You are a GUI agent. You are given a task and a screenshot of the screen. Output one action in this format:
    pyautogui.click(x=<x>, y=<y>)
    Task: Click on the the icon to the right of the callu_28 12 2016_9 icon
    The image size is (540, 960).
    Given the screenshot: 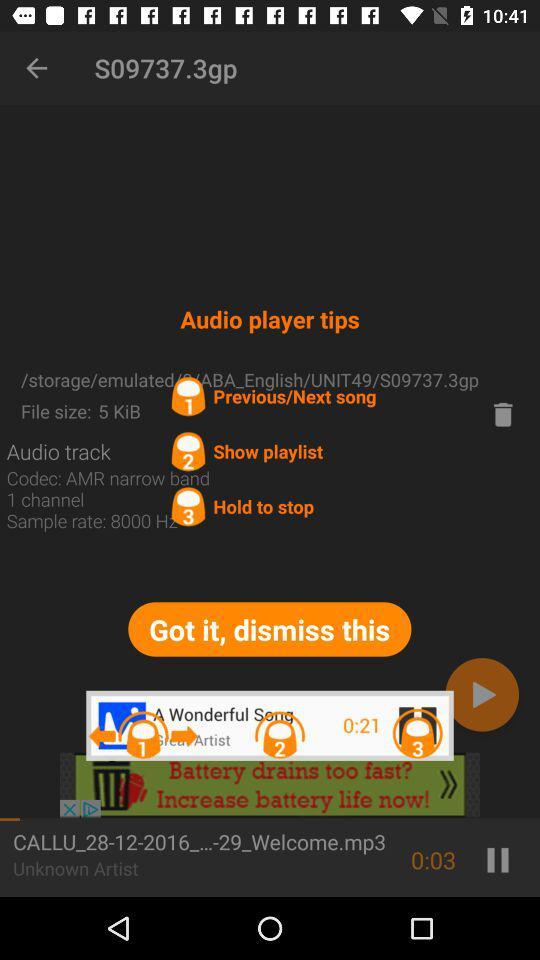 What is the action you would take?
    pyautogui.click(x=432, y=859)
    